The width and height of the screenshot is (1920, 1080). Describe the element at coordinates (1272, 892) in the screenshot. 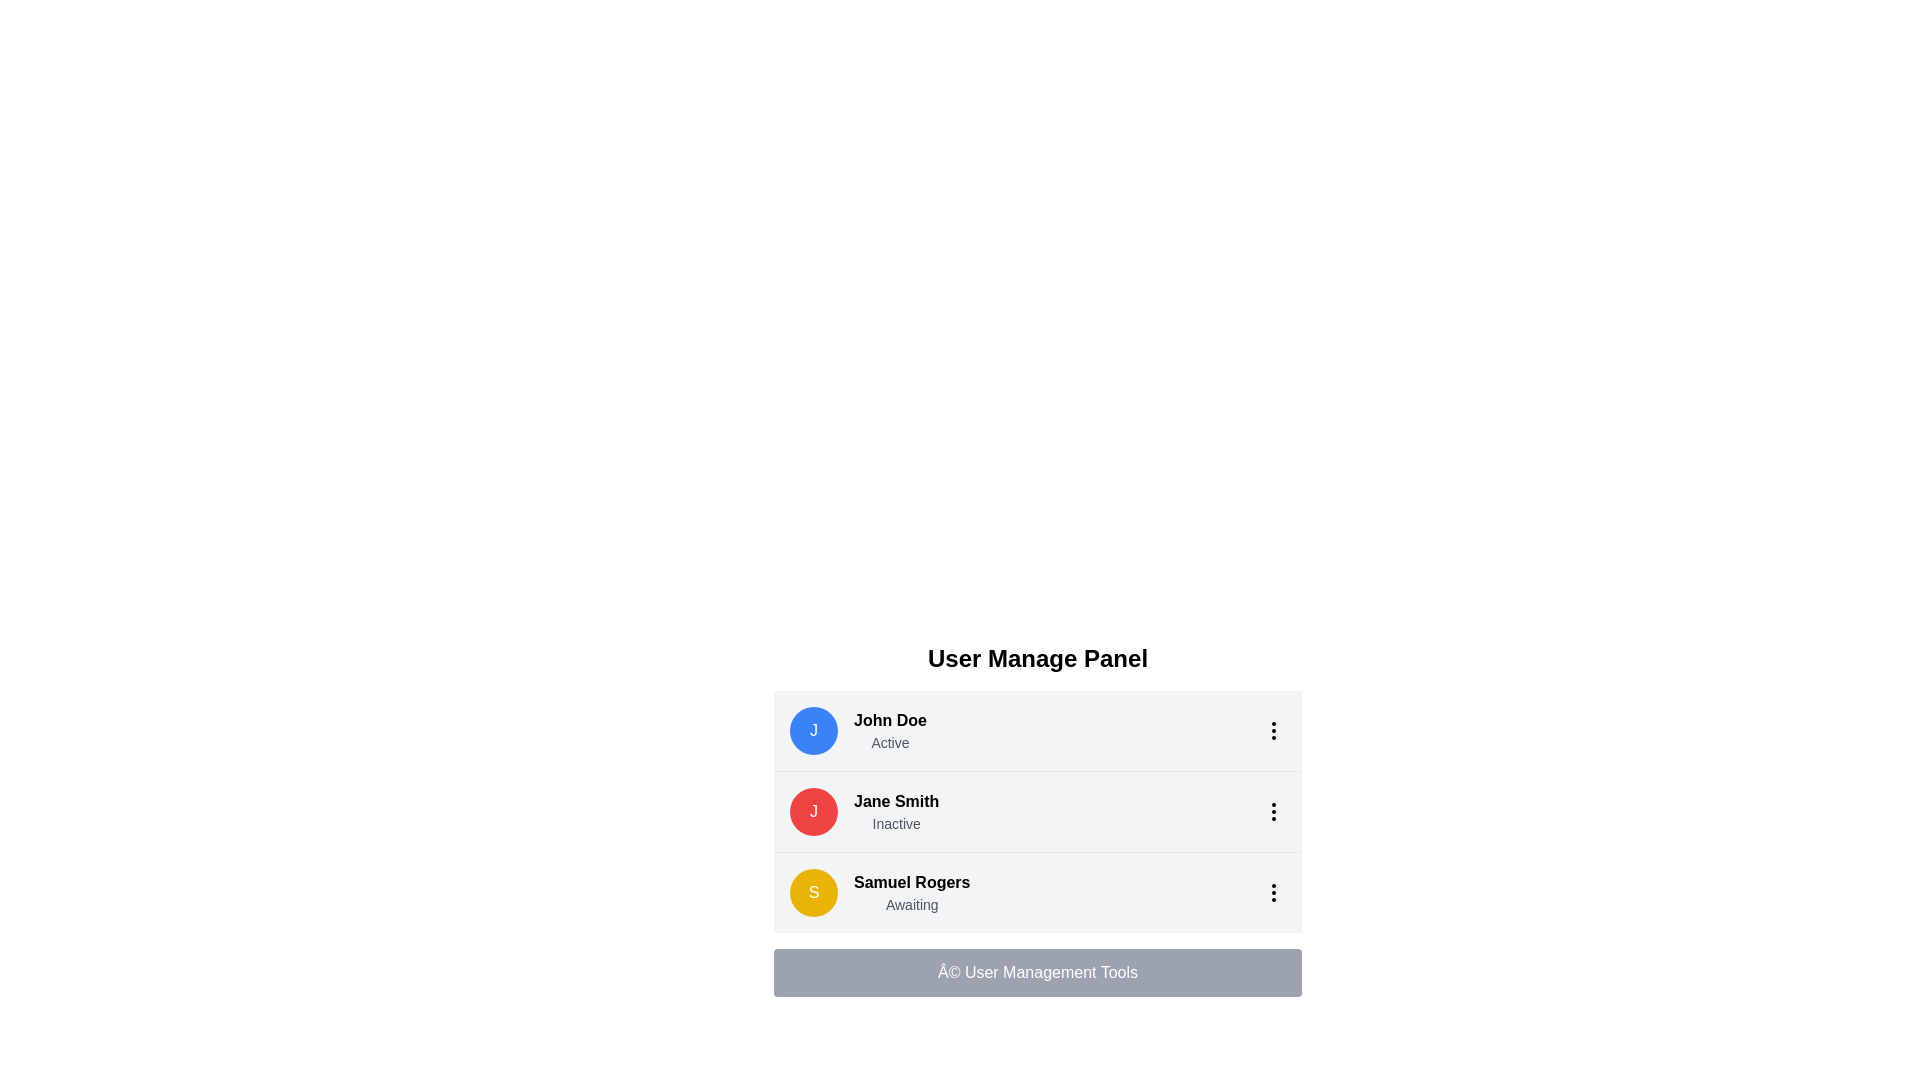

I see `the vertical ellipsis icon located at the far right of the row representing Samuel Rogers` at that location.